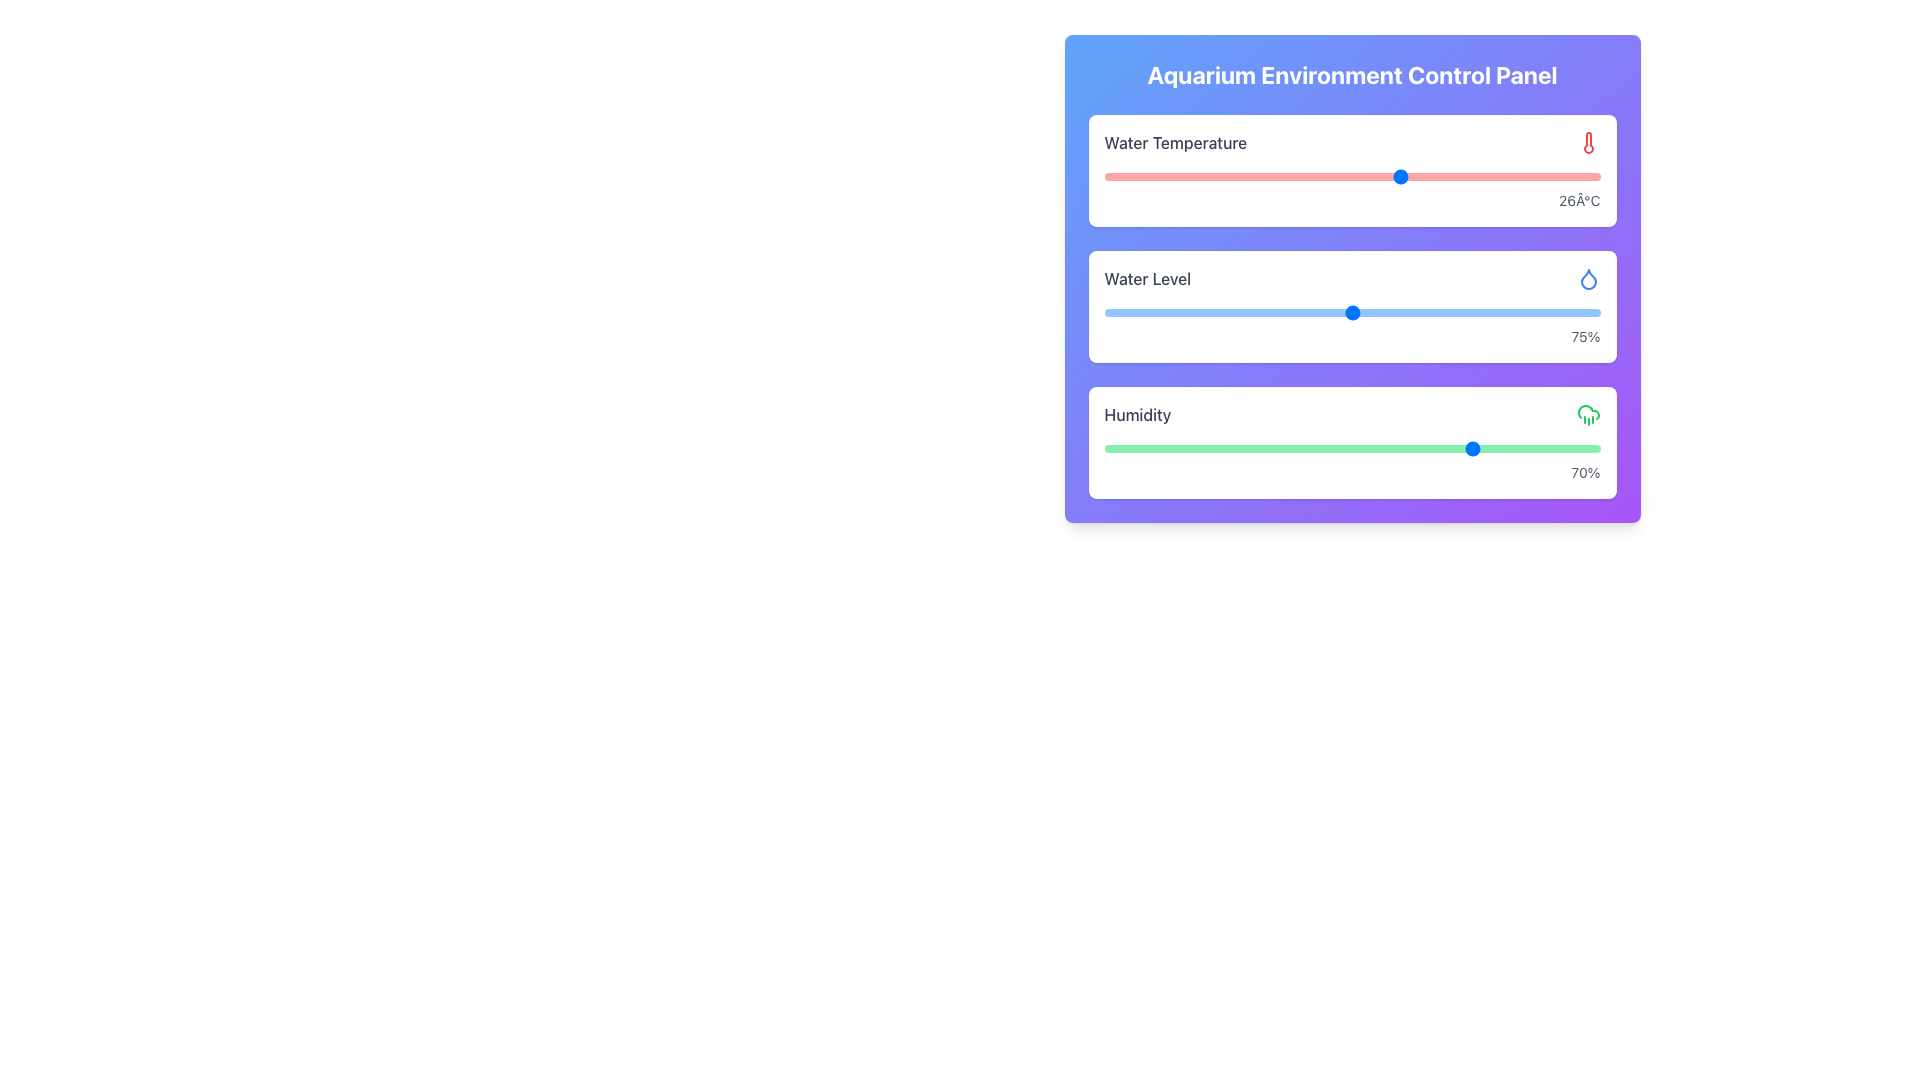  I want to click on the static text element displaying 'Aquarium Environment Control Panel', which is bold and large, centered at the top of the interface, so click(1352, 73).